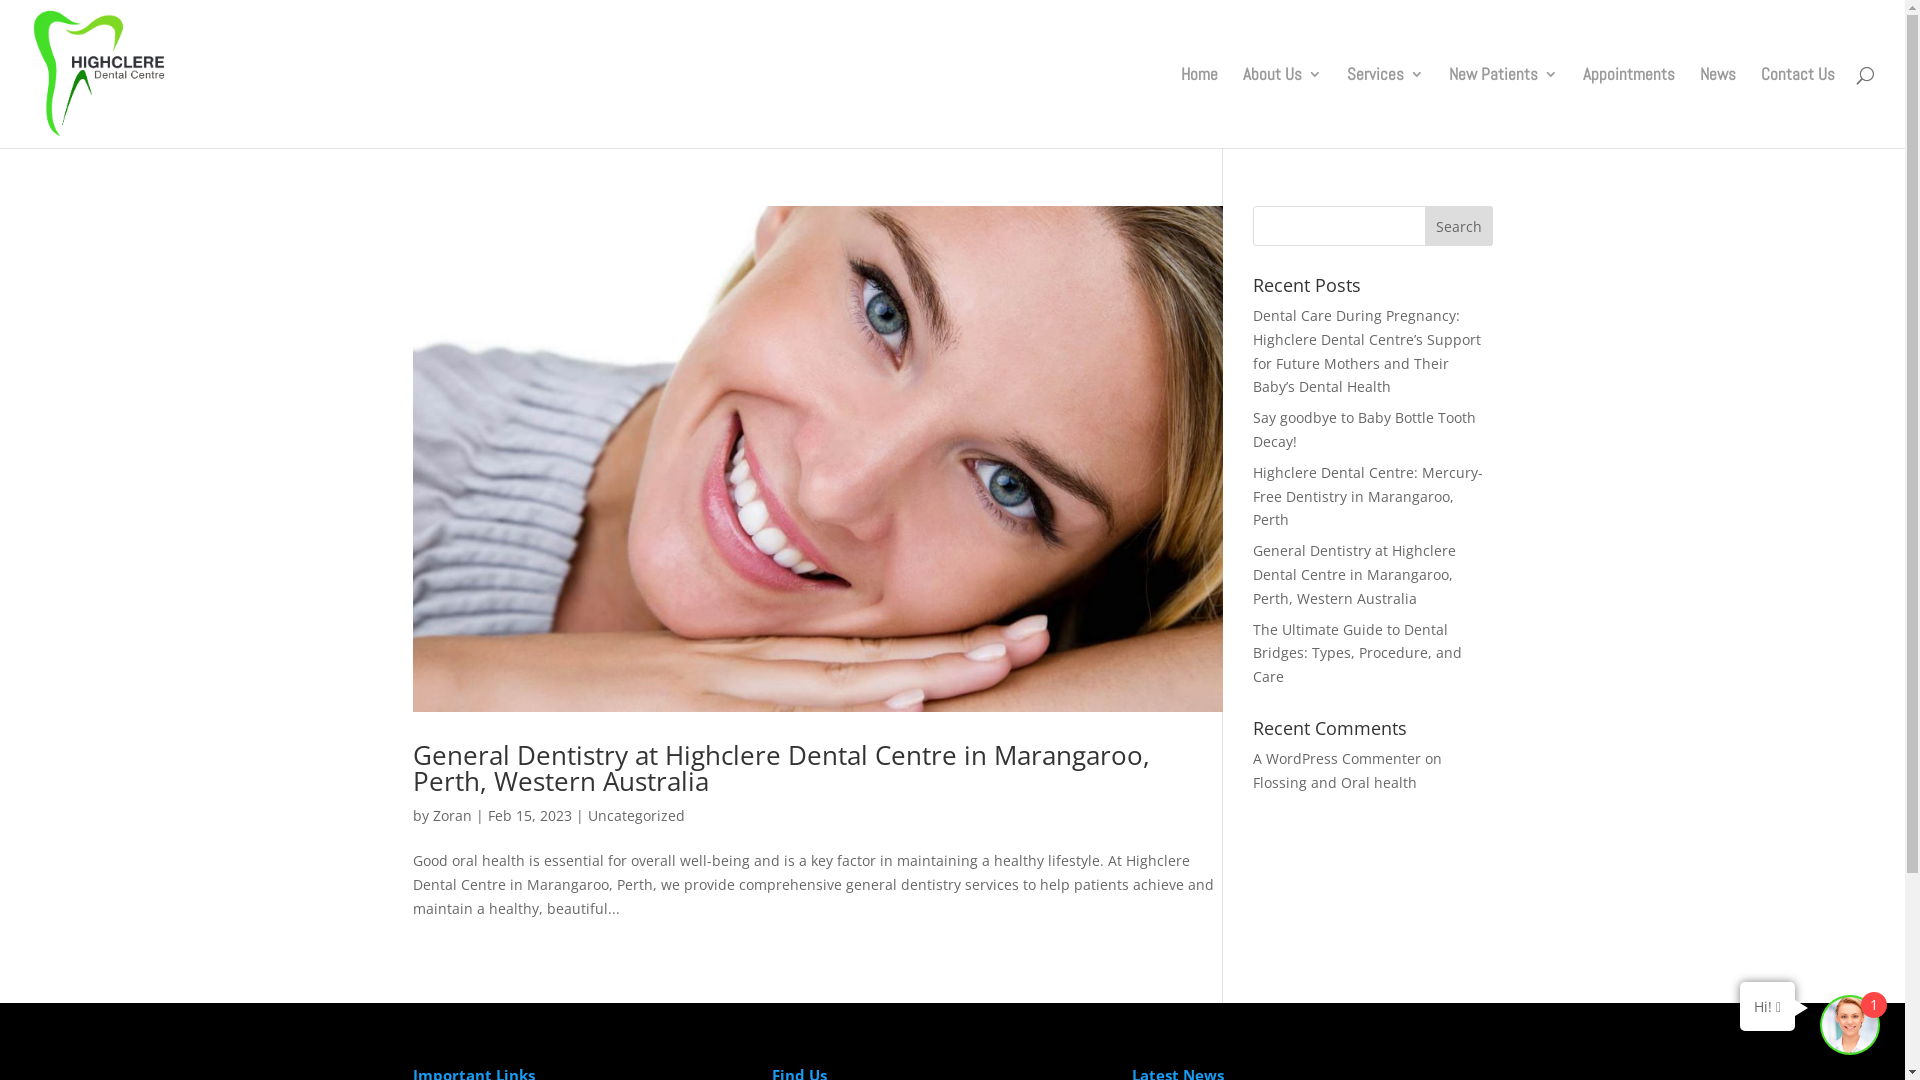 The width and height of the screenshot is (1920, 1080). I want to click on 'Appointments', so click(1628, 107).